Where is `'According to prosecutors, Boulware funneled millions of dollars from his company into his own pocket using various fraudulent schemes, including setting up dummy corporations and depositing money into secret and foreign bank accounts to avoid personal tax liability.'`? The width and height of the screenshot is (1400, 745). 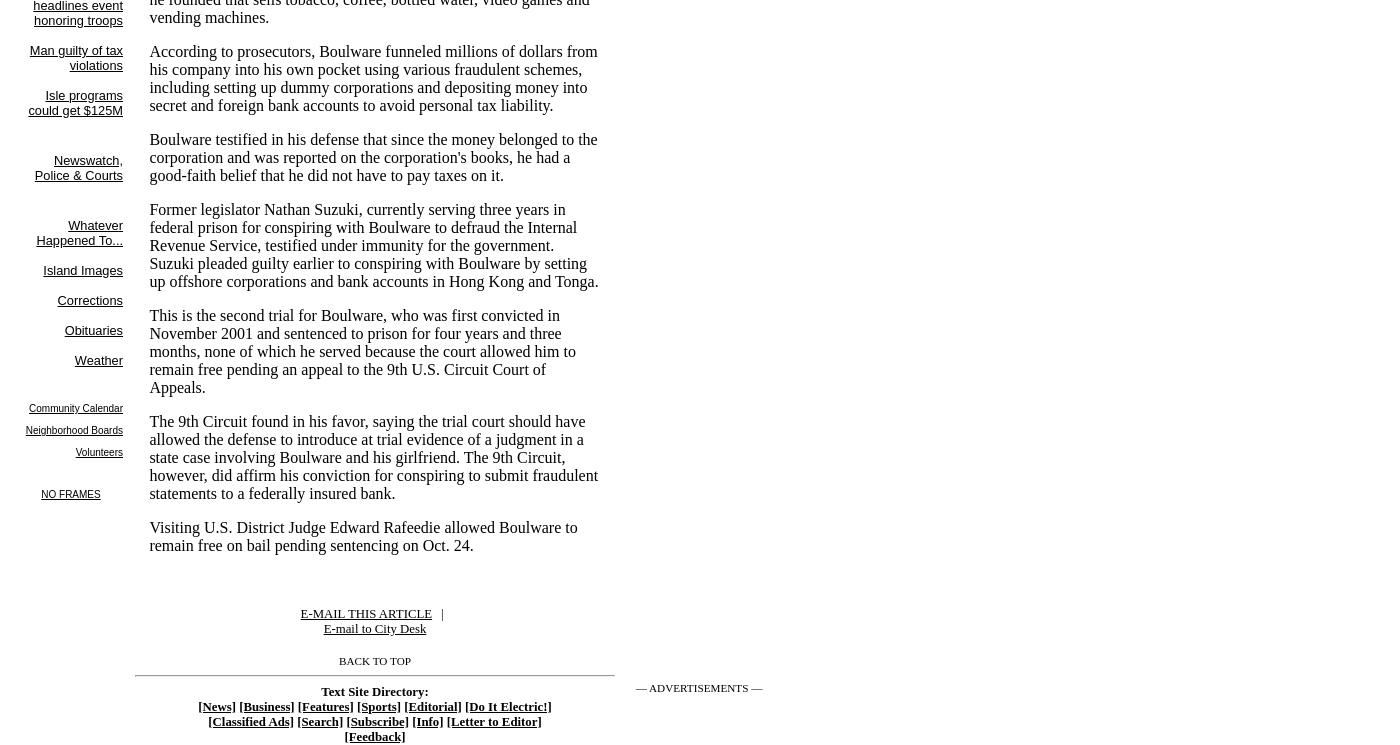 'According to prosecutors, Boulware funneled millions of dollars from his company into his own pocket using various fraudulent schemes, including setting up dummy corporations and depositing money into secret and foreign bank accounts to avoid personal tax liability.' is located at coordinates (372, 77).